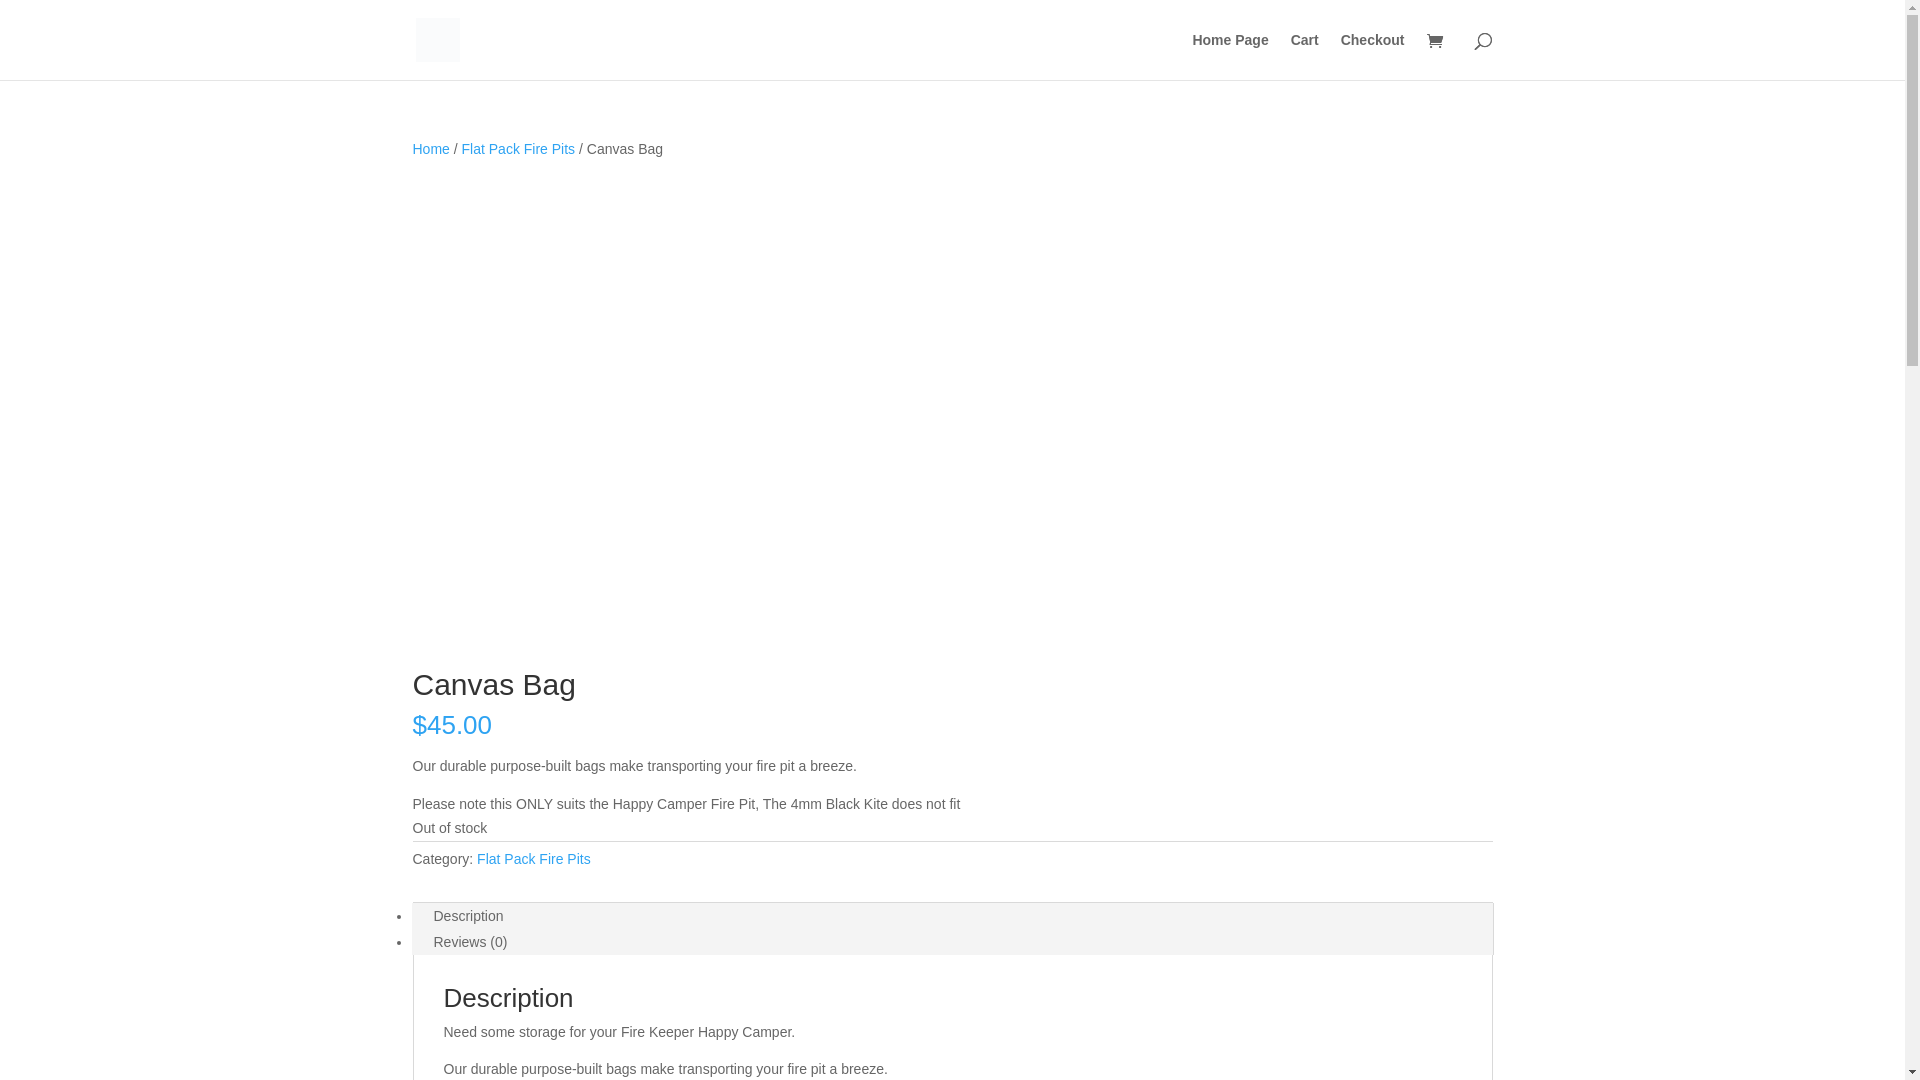 The width and height of the screenshot is (1920, 1080). I want to click on 'Home', so click(429, 148).